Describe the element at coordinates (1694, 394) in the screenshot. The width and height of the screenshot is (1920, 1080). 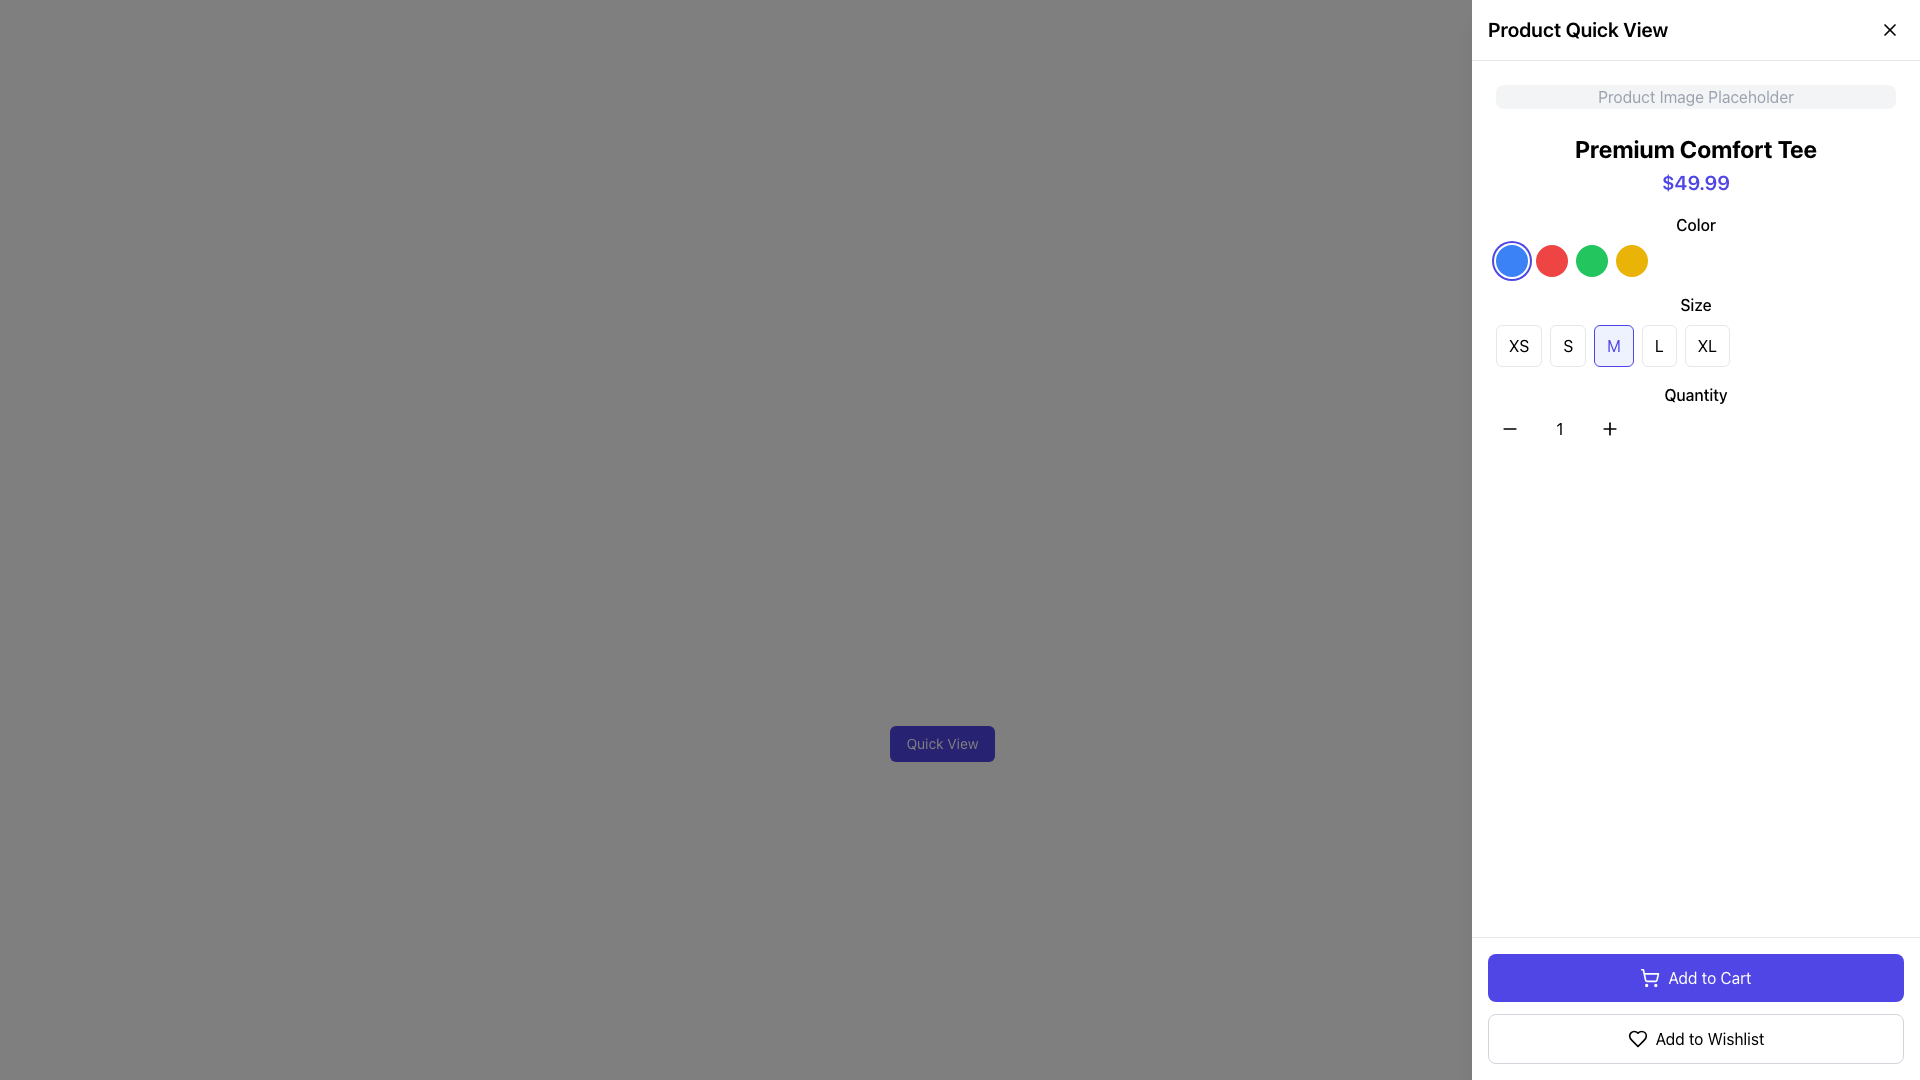
I see `the 'Quantity' label, which is a medium bold text label indicating quantity selection, located within the 'Quantity1' section and centered horizontally` at that location.